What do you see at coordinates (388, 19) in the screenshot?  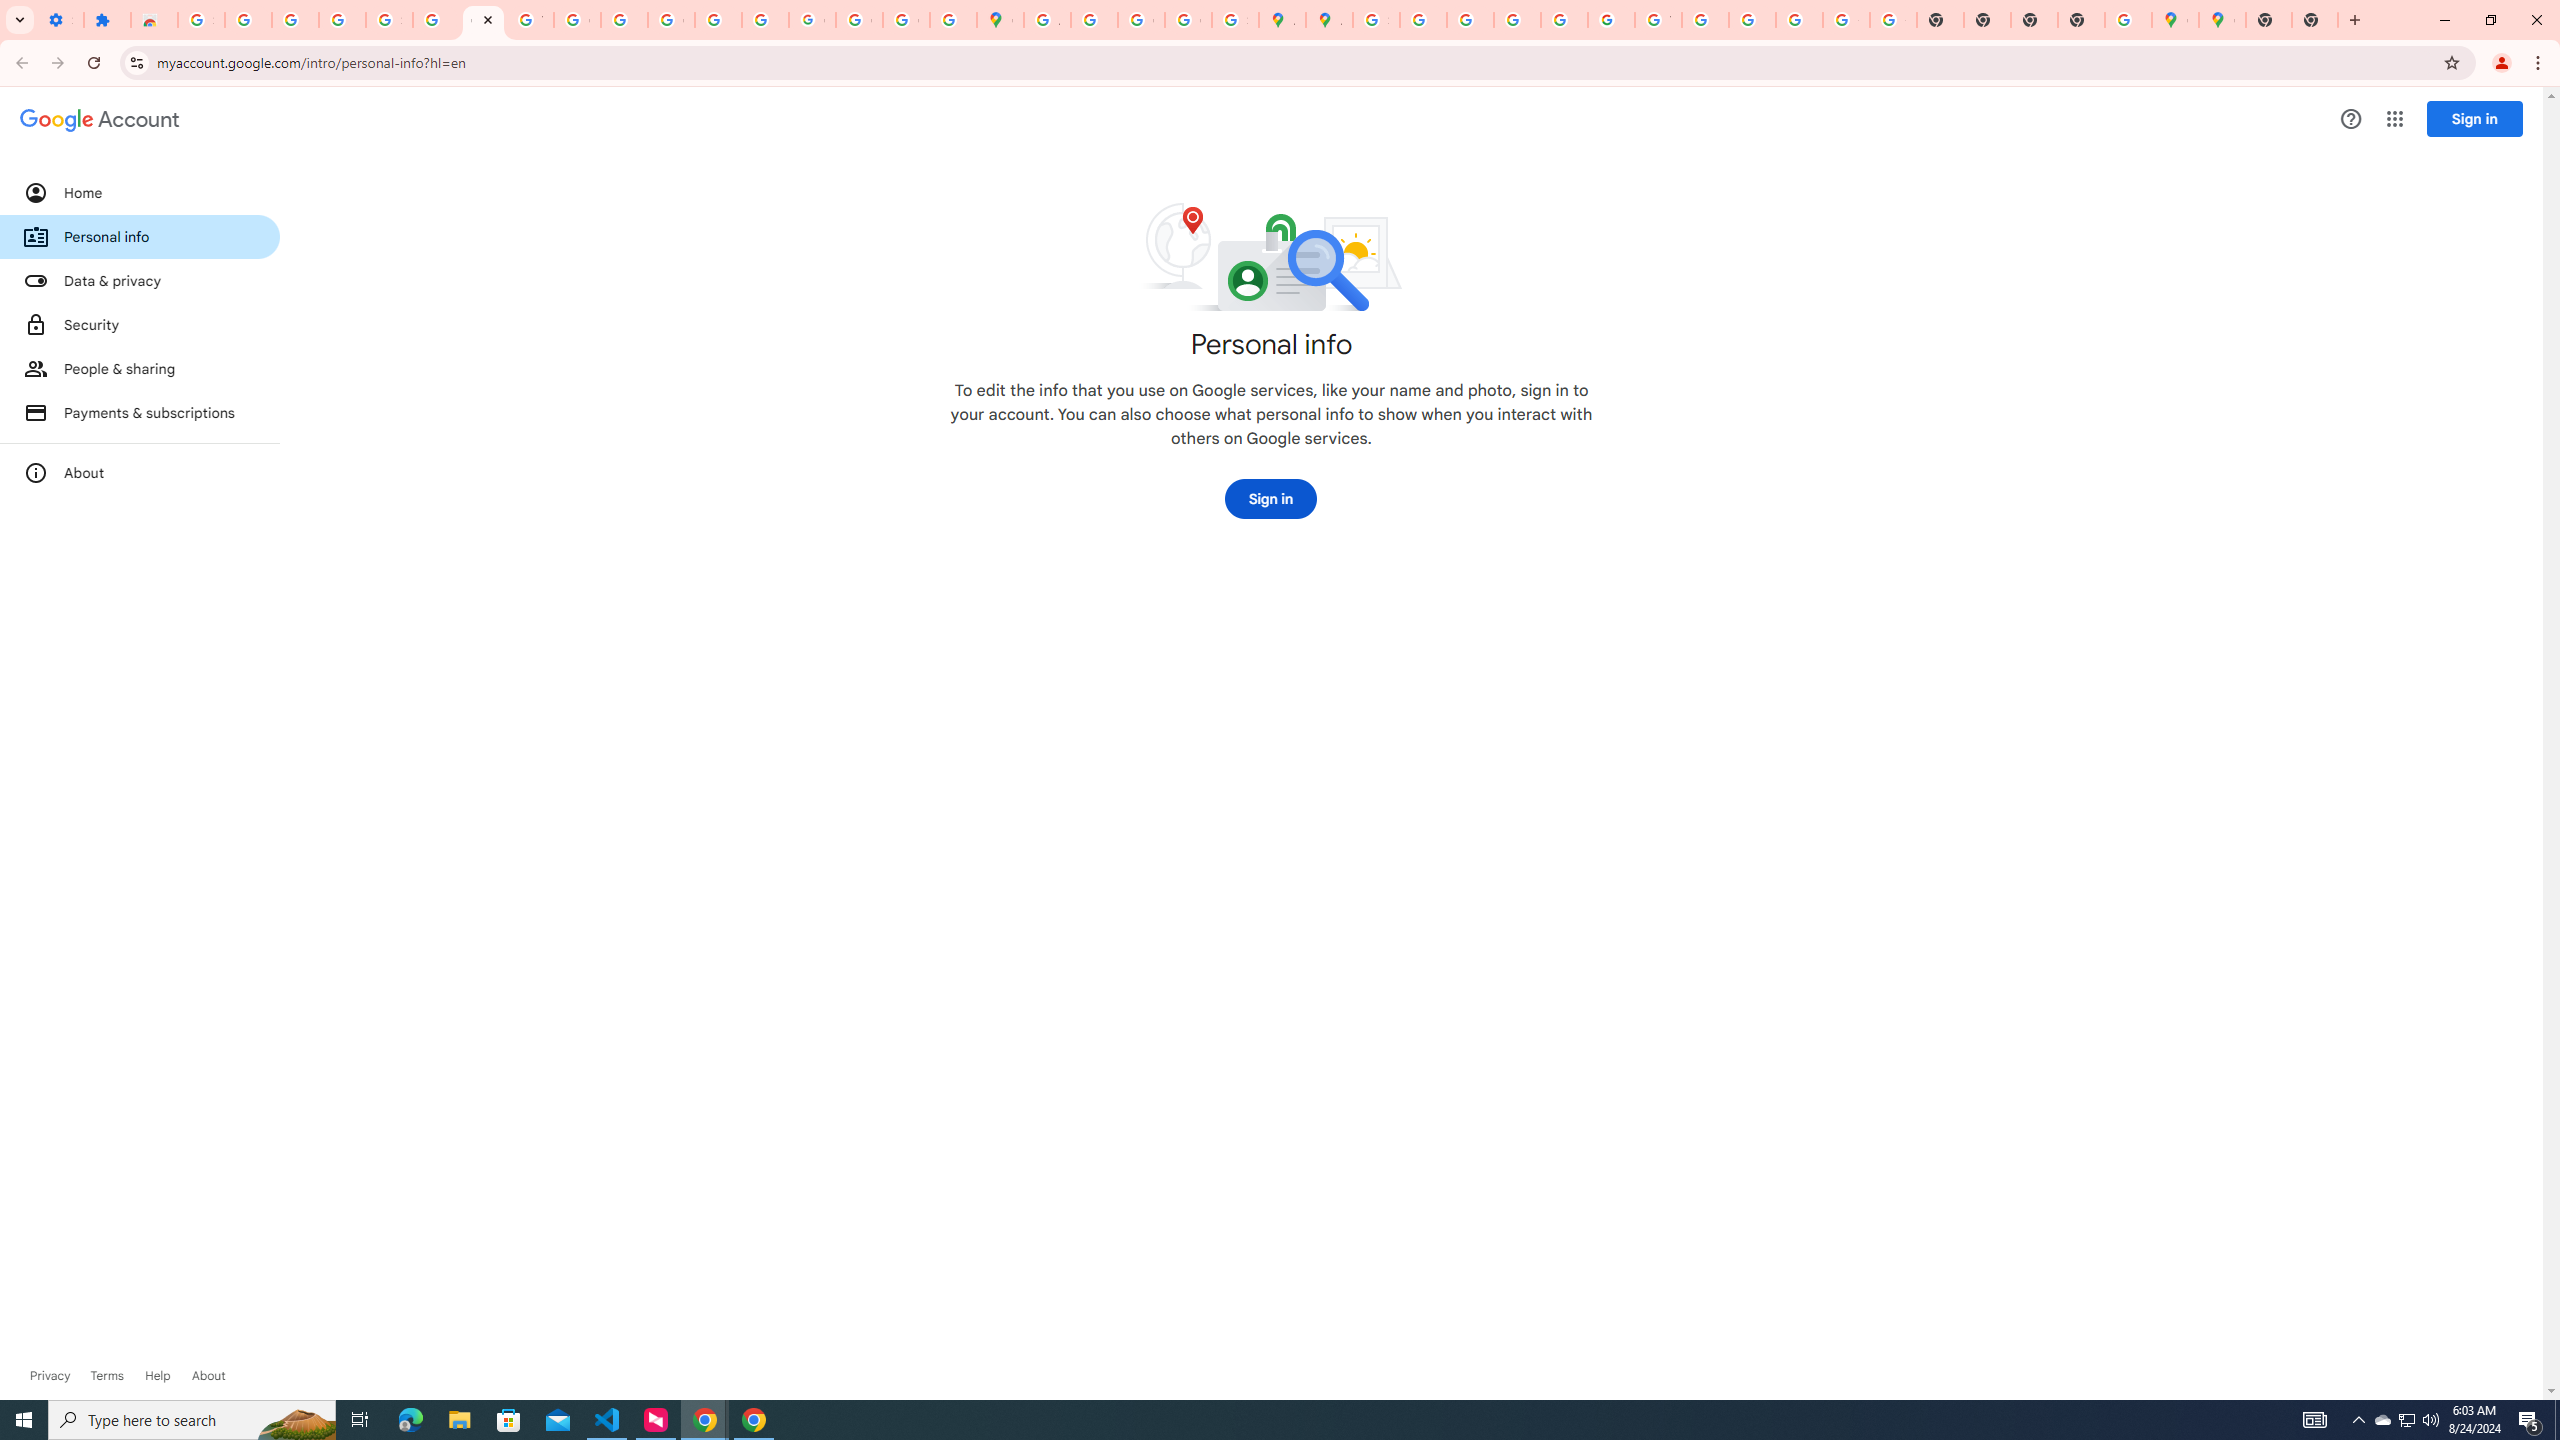 I see `'Sign in - Google Accounts'` at bounding box center [388, 19].